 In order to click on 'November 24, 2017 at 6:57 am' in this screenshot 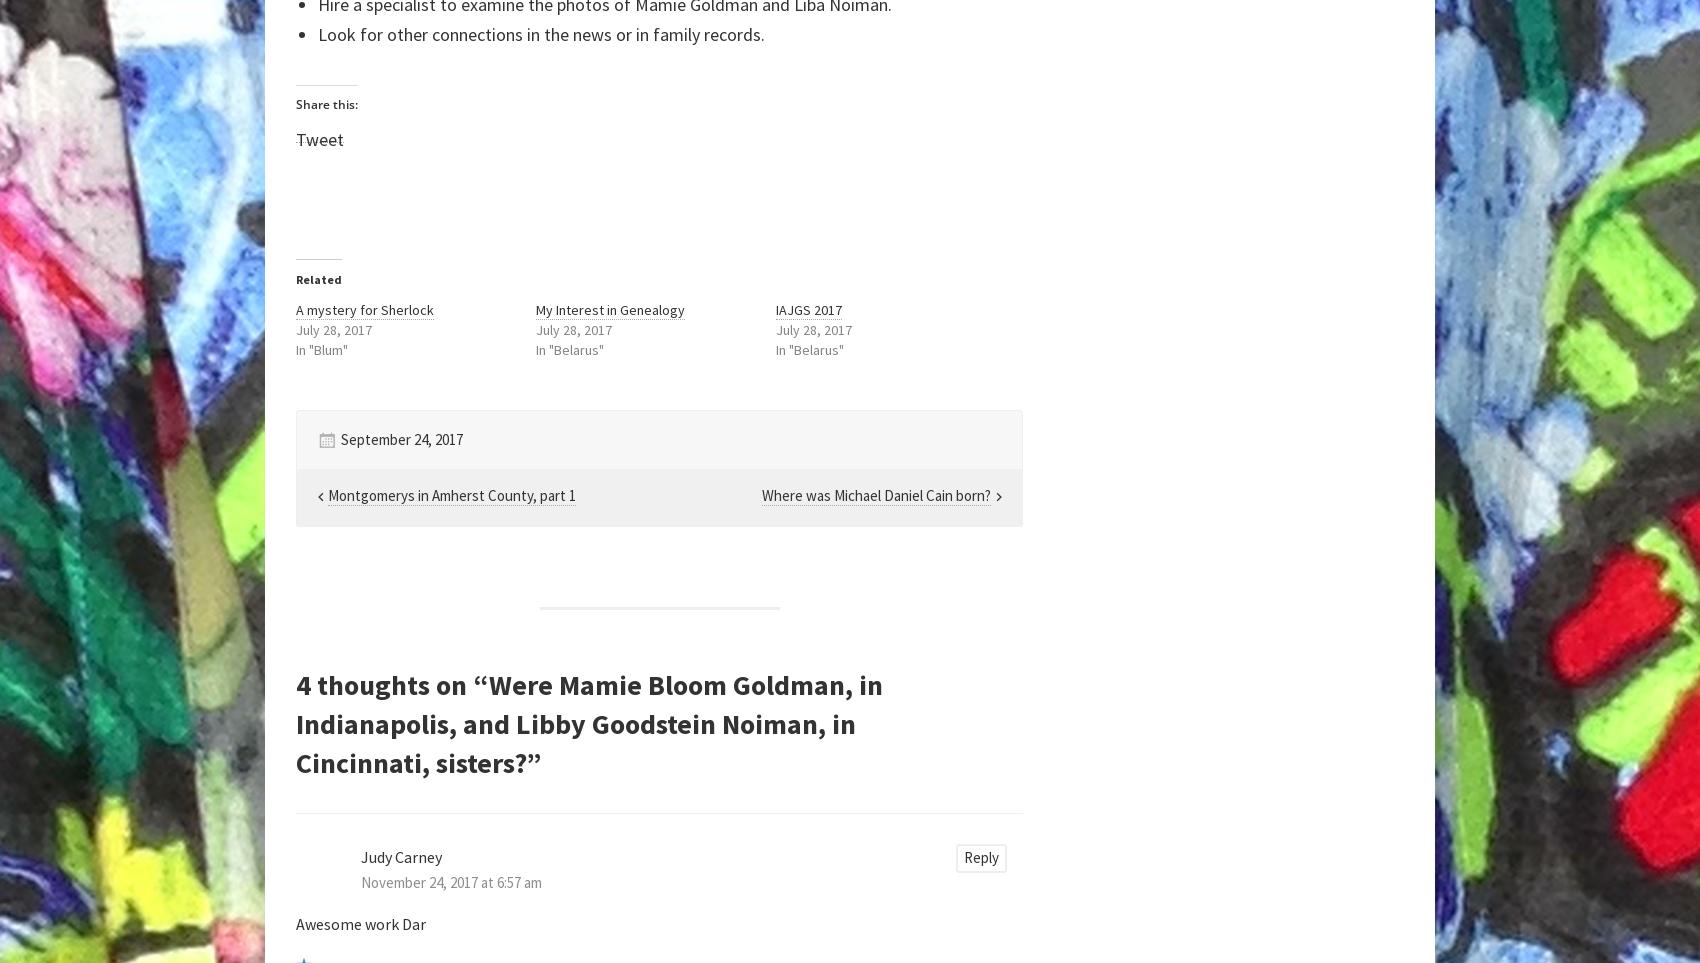, I will do `click(360, 880)`.